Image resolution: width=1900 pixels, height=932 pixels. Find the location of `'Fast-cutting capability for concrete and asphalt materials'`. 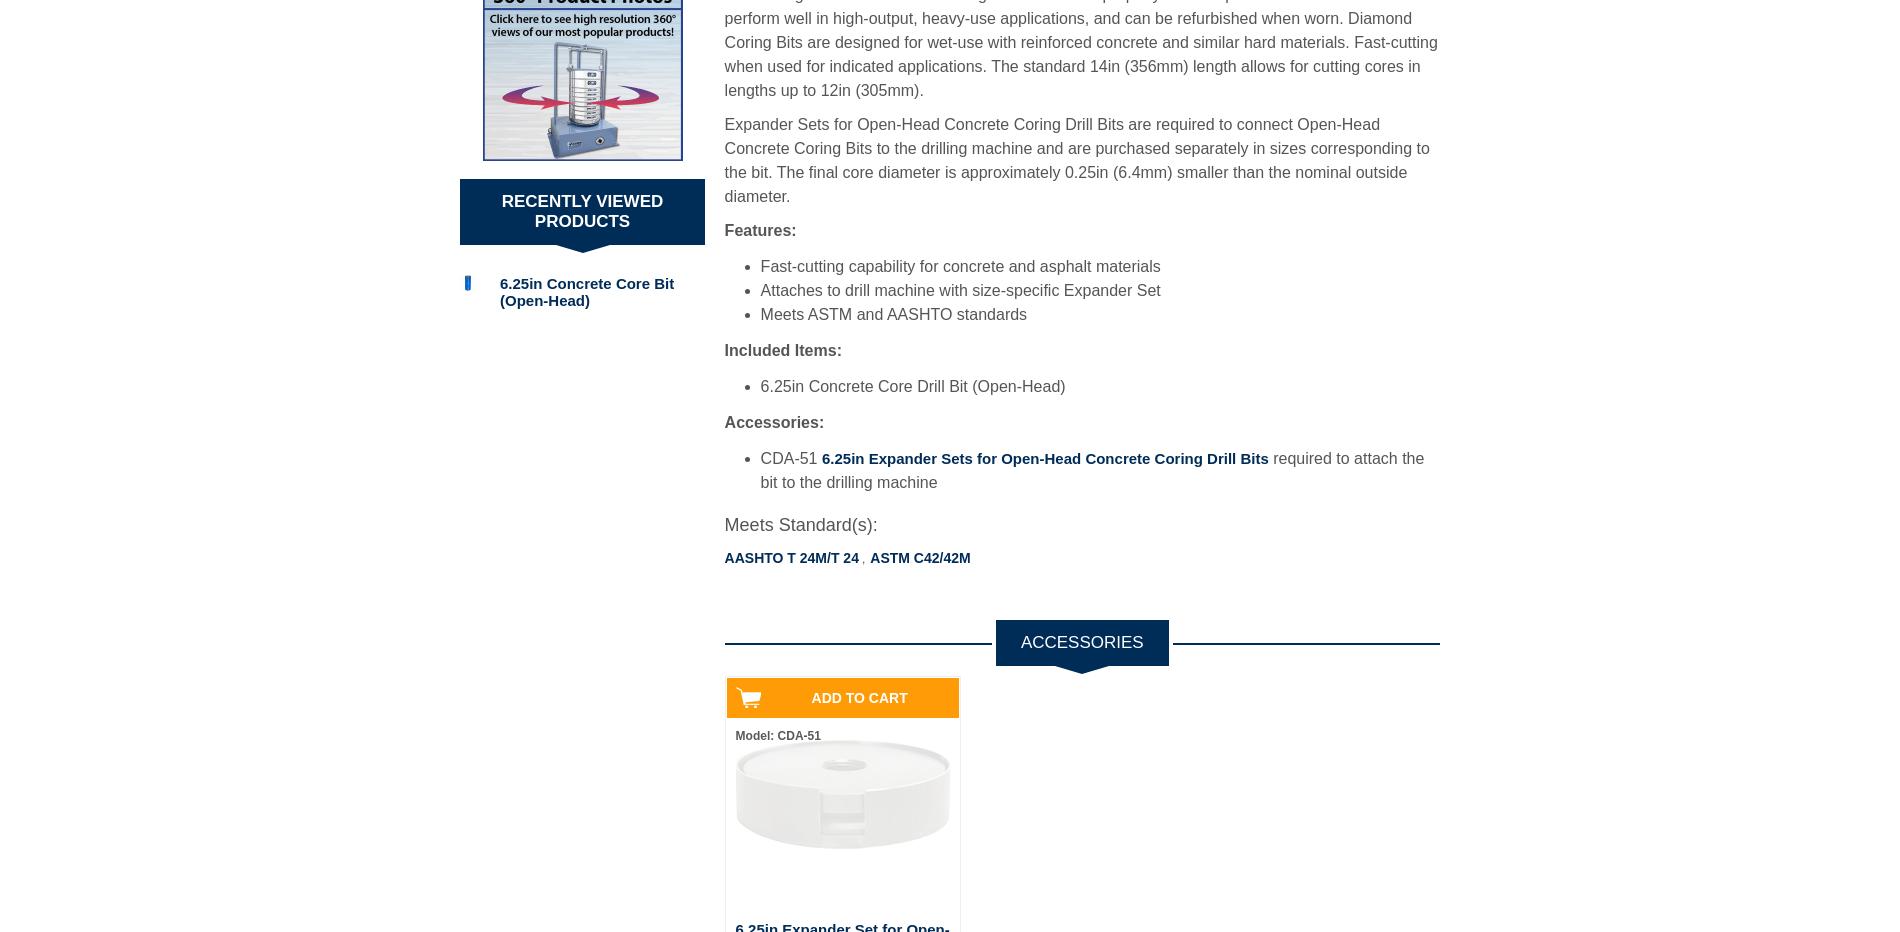

'Fast-cutting capability for concrete and asphalt materials' is located at coordinates (960, 265).